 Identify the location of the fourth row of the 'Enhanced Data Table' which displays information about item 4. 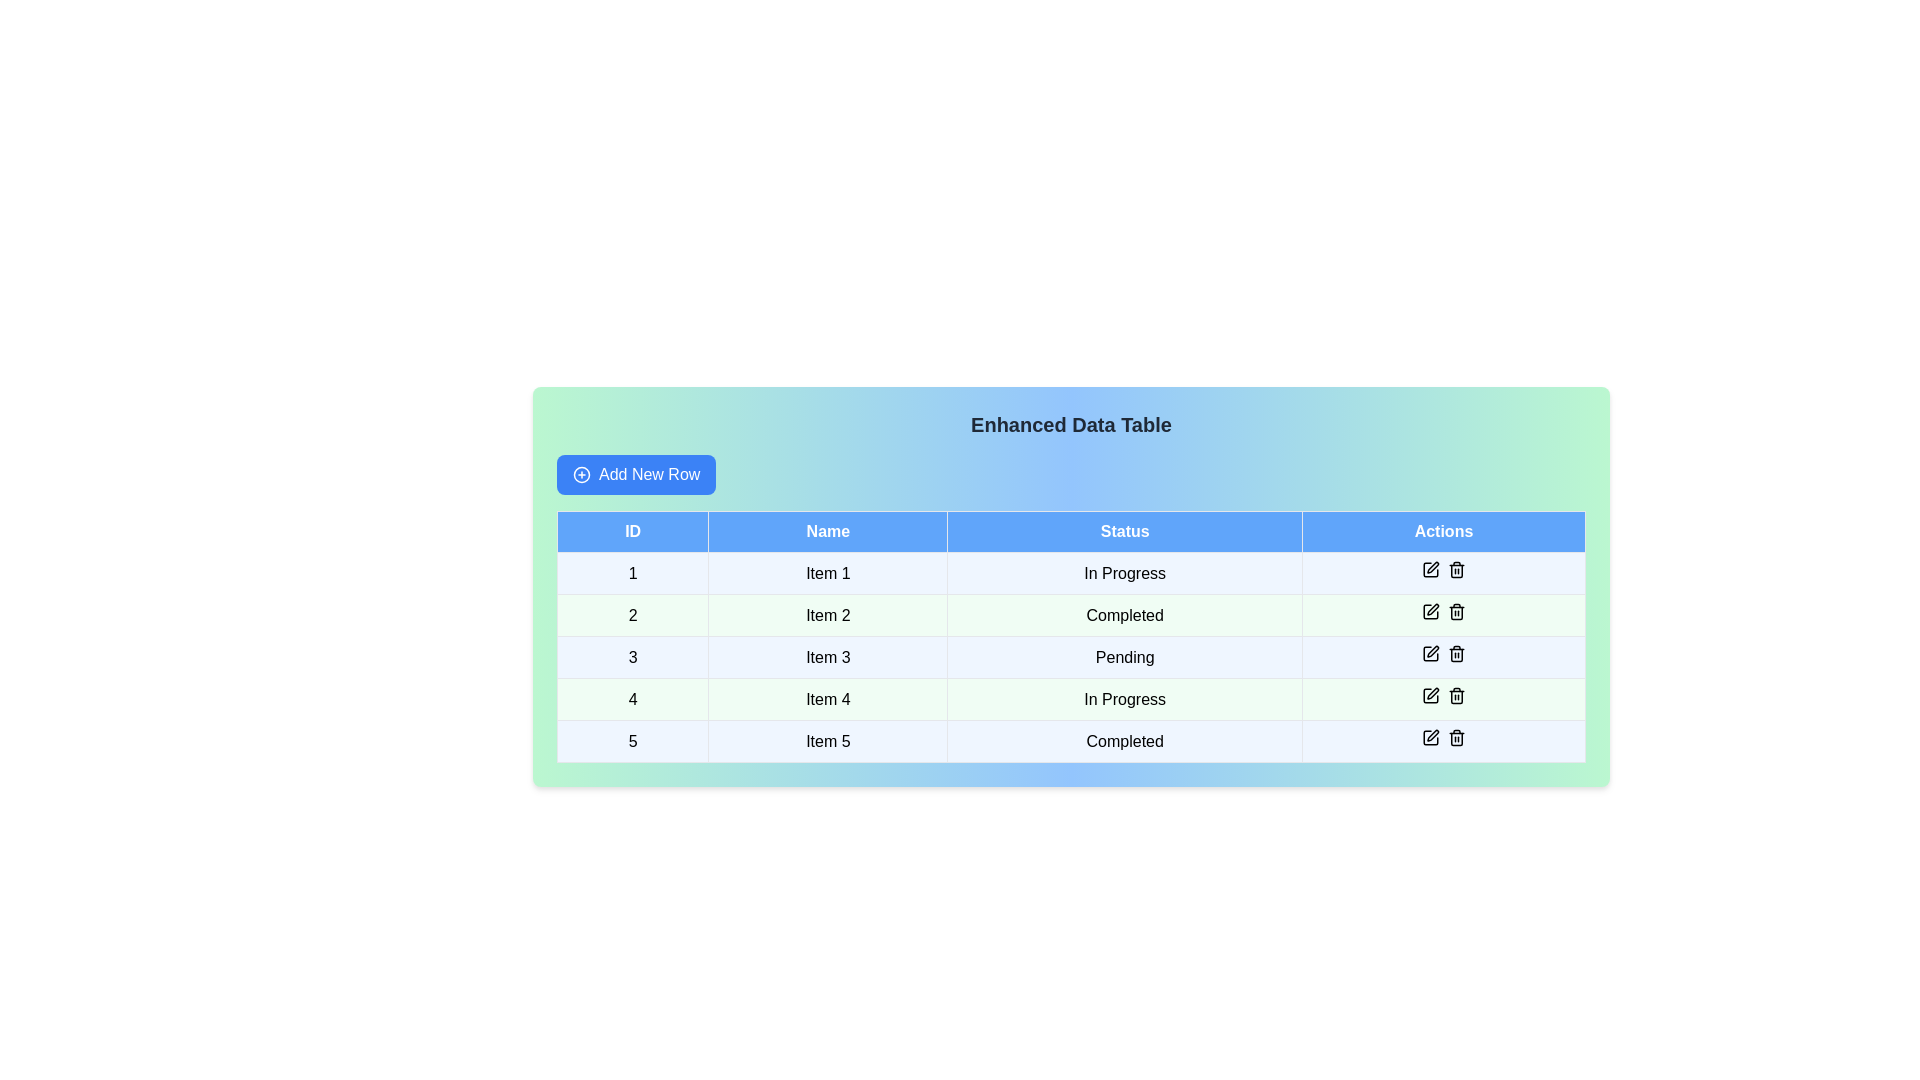
(1070, 698).